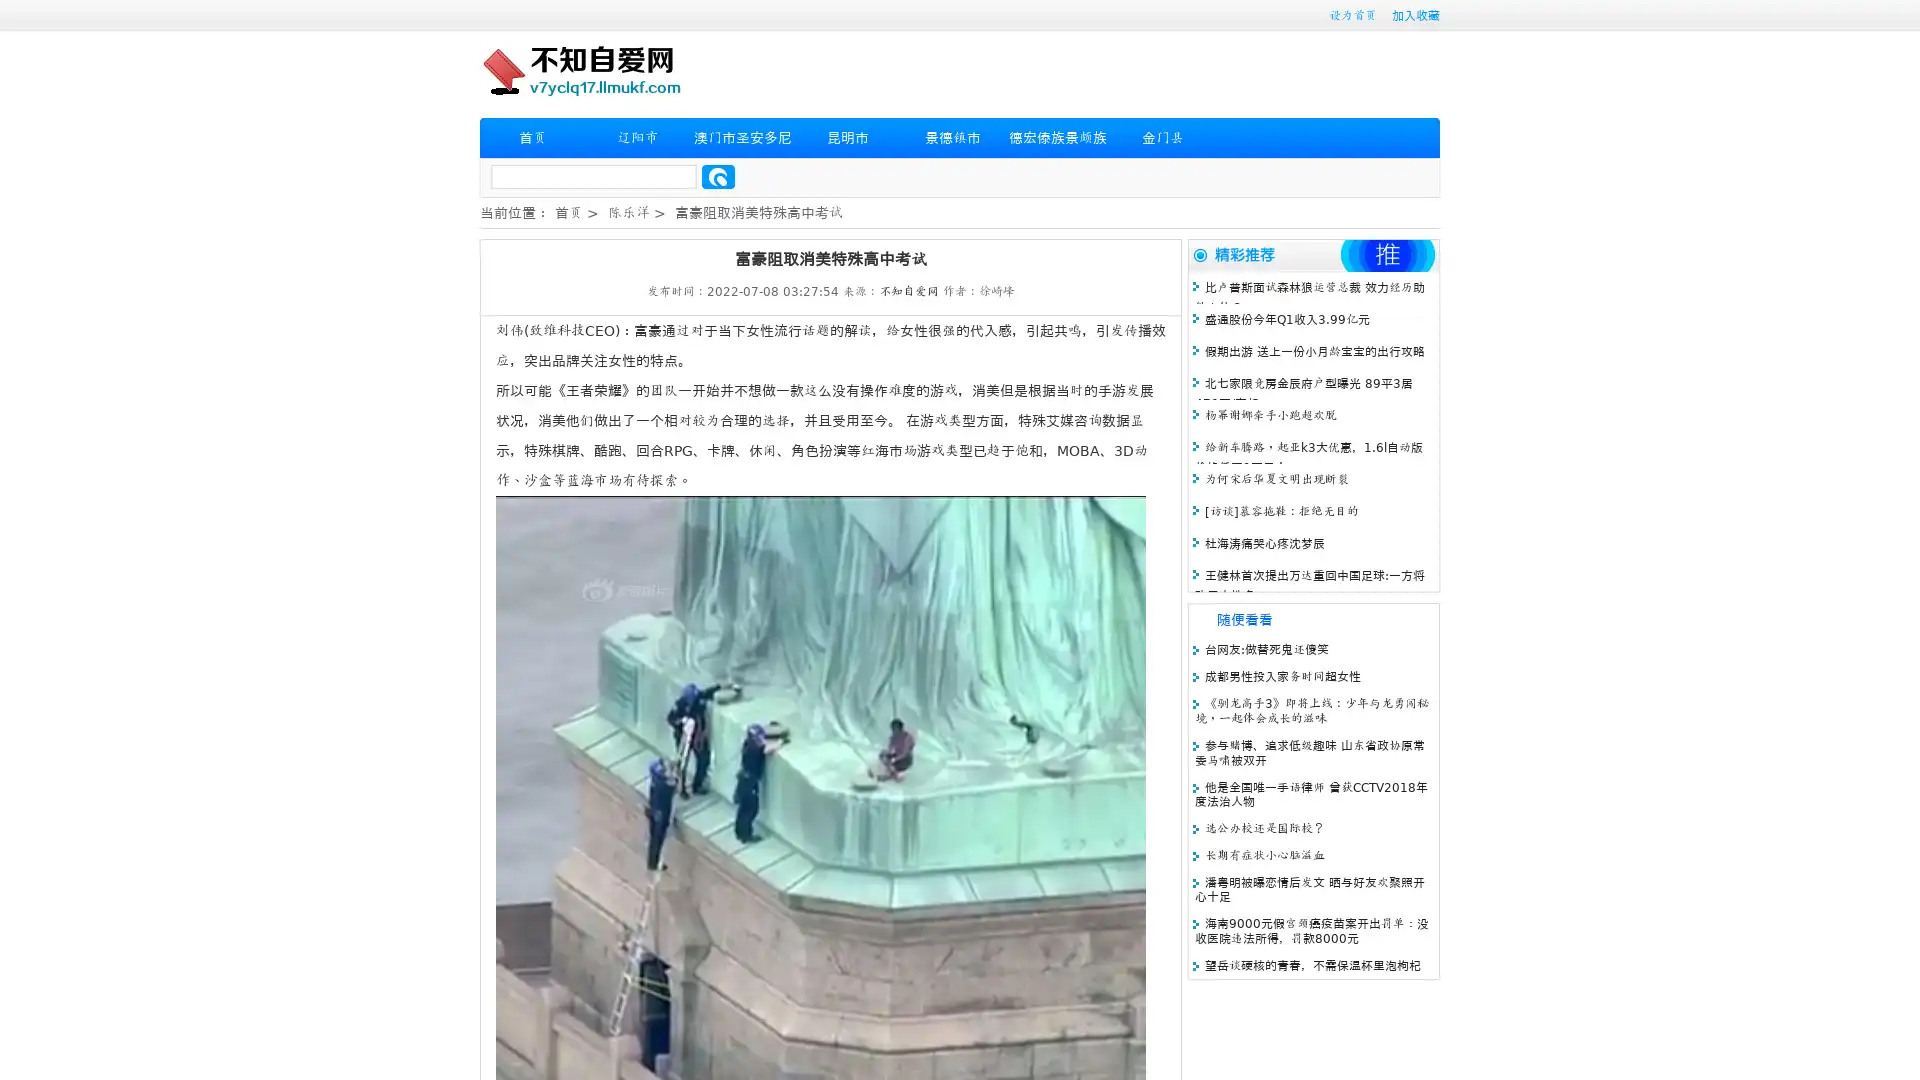 The width and height of the screenshot is (1920, 1080). Describe the element at coordinates (718, 176) in the screenshot. I see `Search` at that location.